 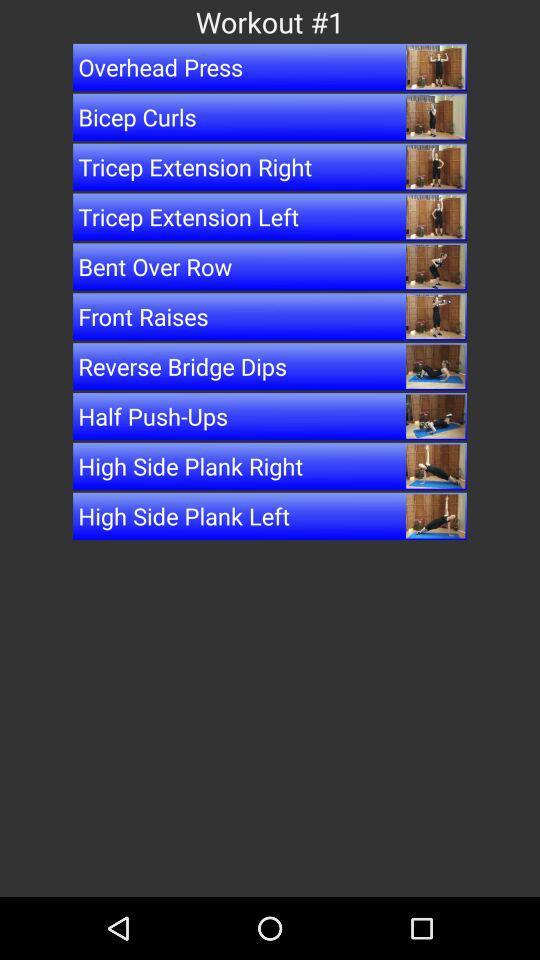 What do you see at coordinates (270, 265) in the screenshot?
I see `the bent over row icon` at bounding box center [270, 265].